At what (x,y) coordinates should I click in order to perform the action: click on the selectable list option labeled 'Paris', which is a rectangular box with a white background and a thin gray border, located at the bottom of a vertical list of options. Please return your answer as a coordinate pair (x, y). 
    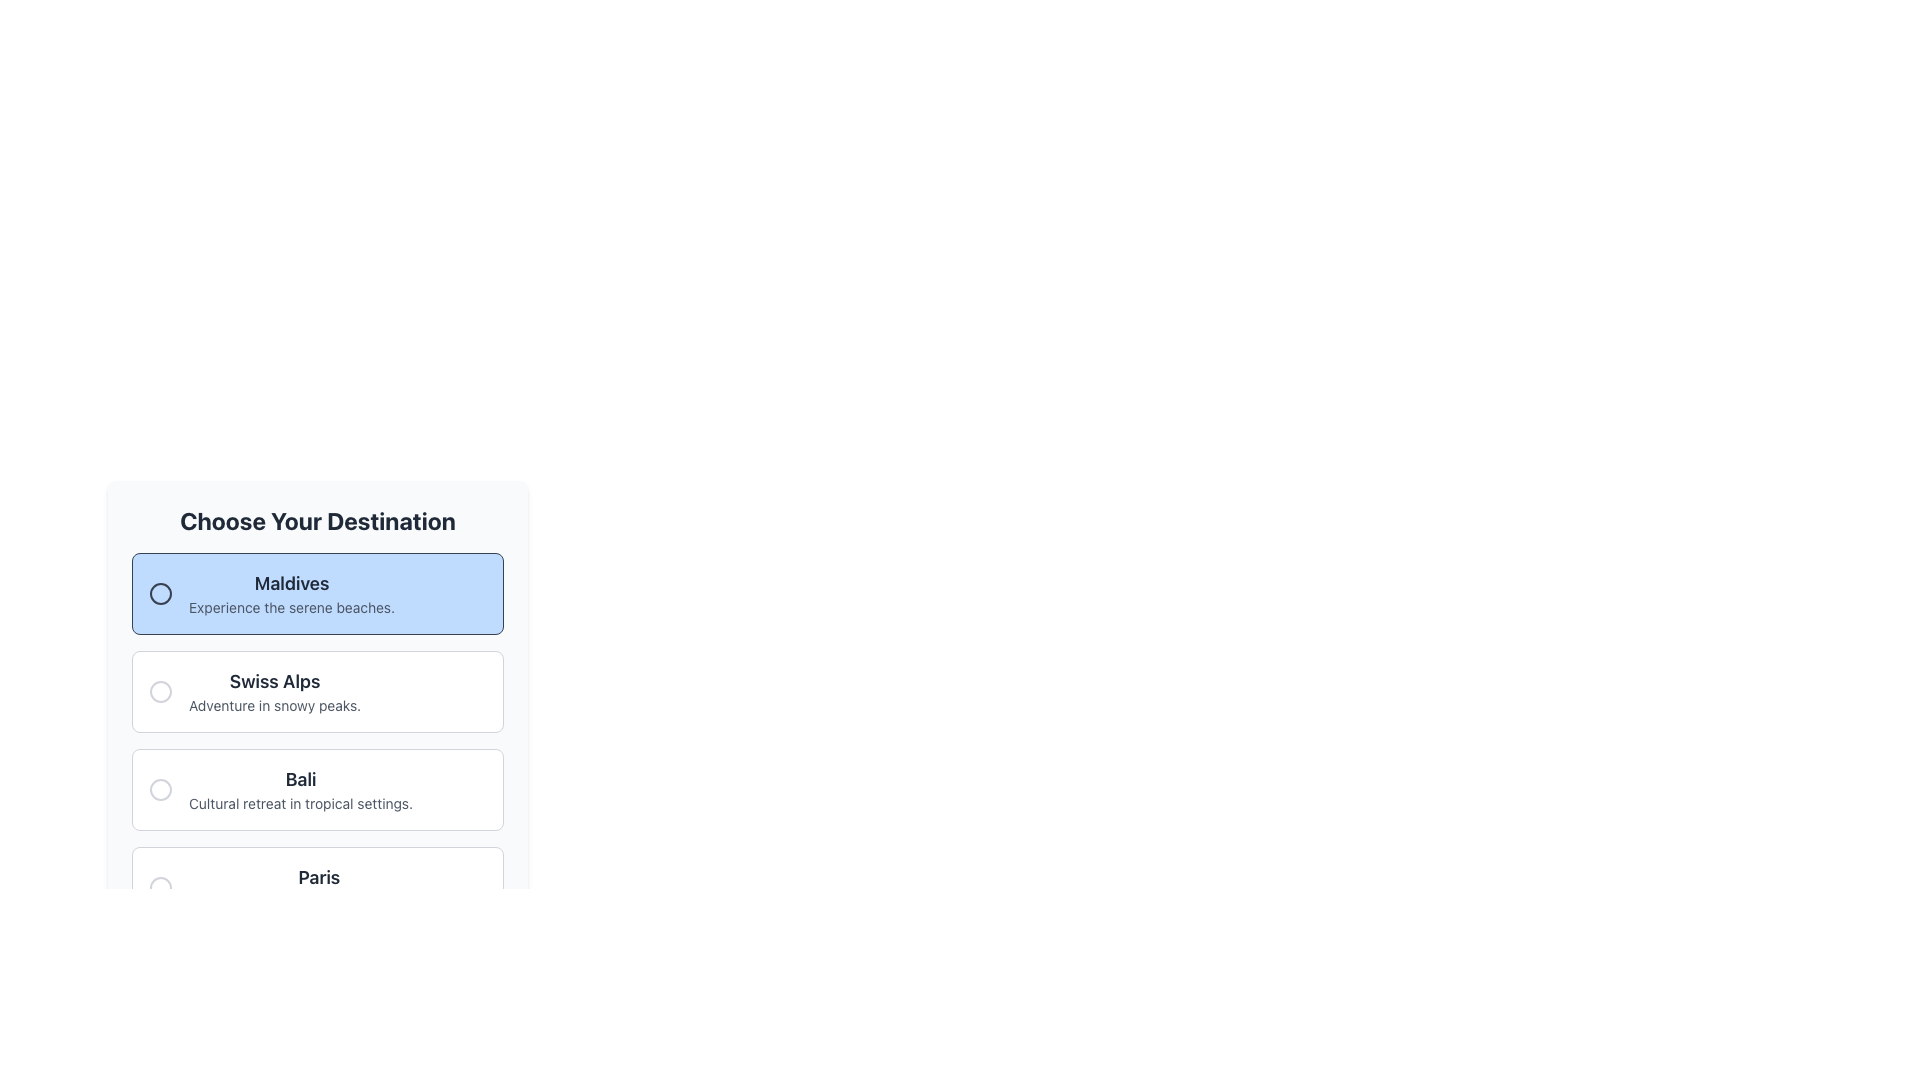
    Looking at the image, I should click on (316, 886).